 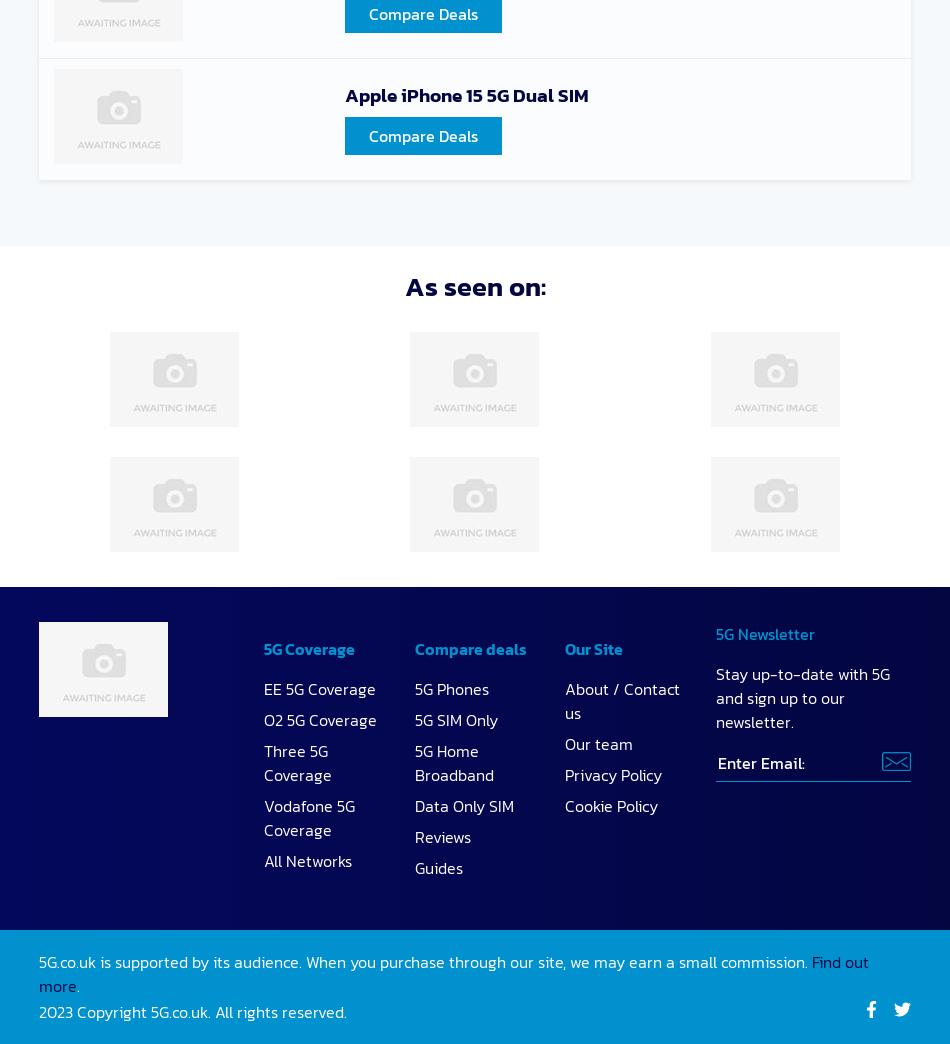 What do you see at coordinates (462, 804) in the screenshot?
I see `'Data Only SIM'` at bounding box center [462, 804].